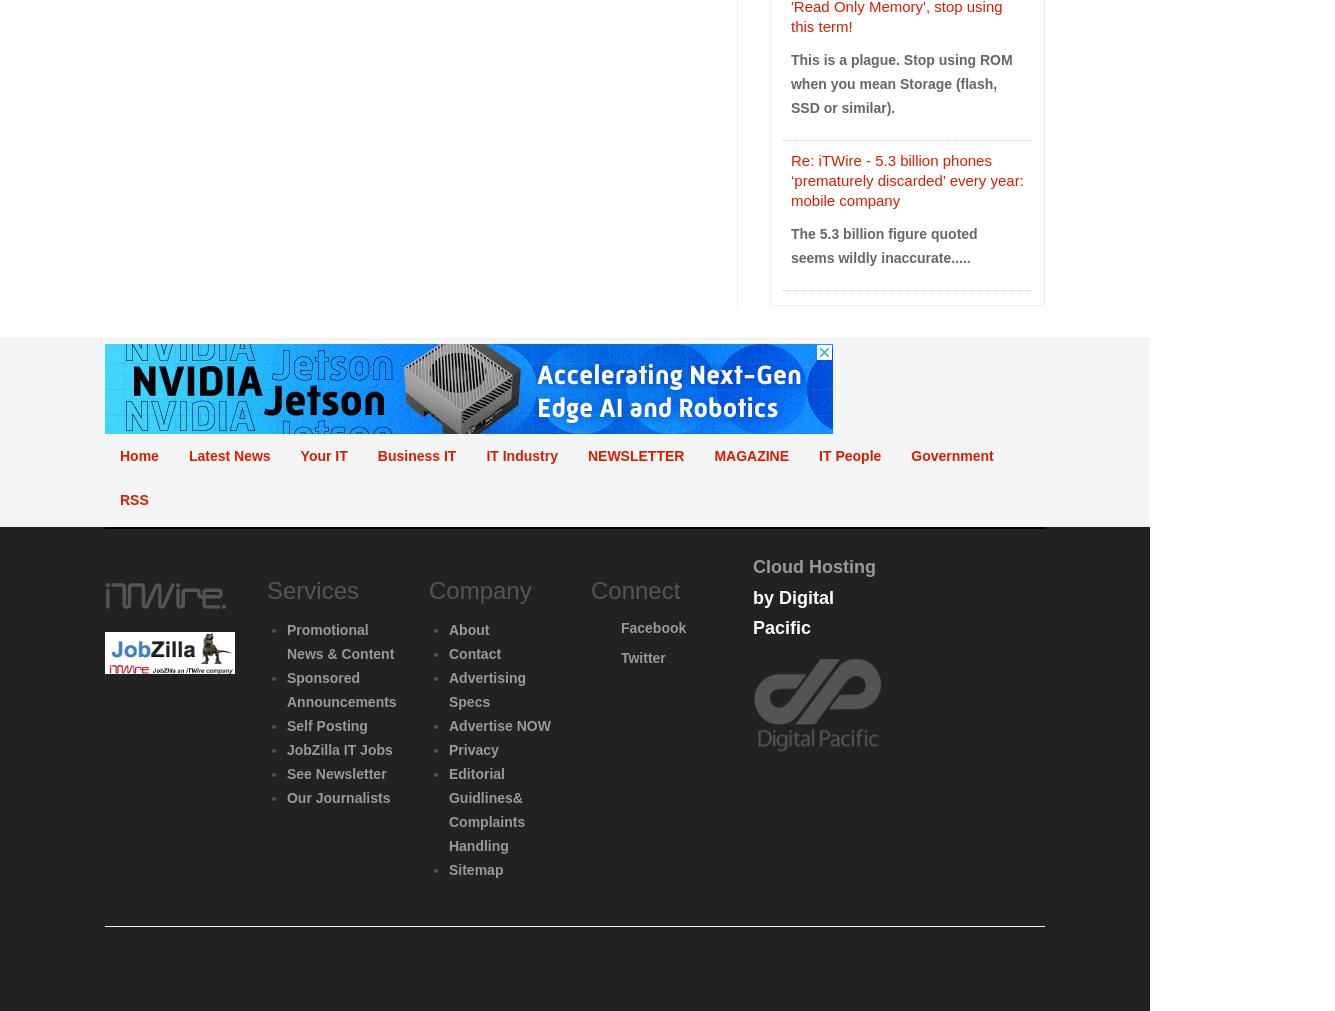 Image resolution: width=1335 pixels, height=1011 pixels. Describe the element at coordinates (284, 689) in the screenshot. I see `'Sponsored Announcements'` at that location.